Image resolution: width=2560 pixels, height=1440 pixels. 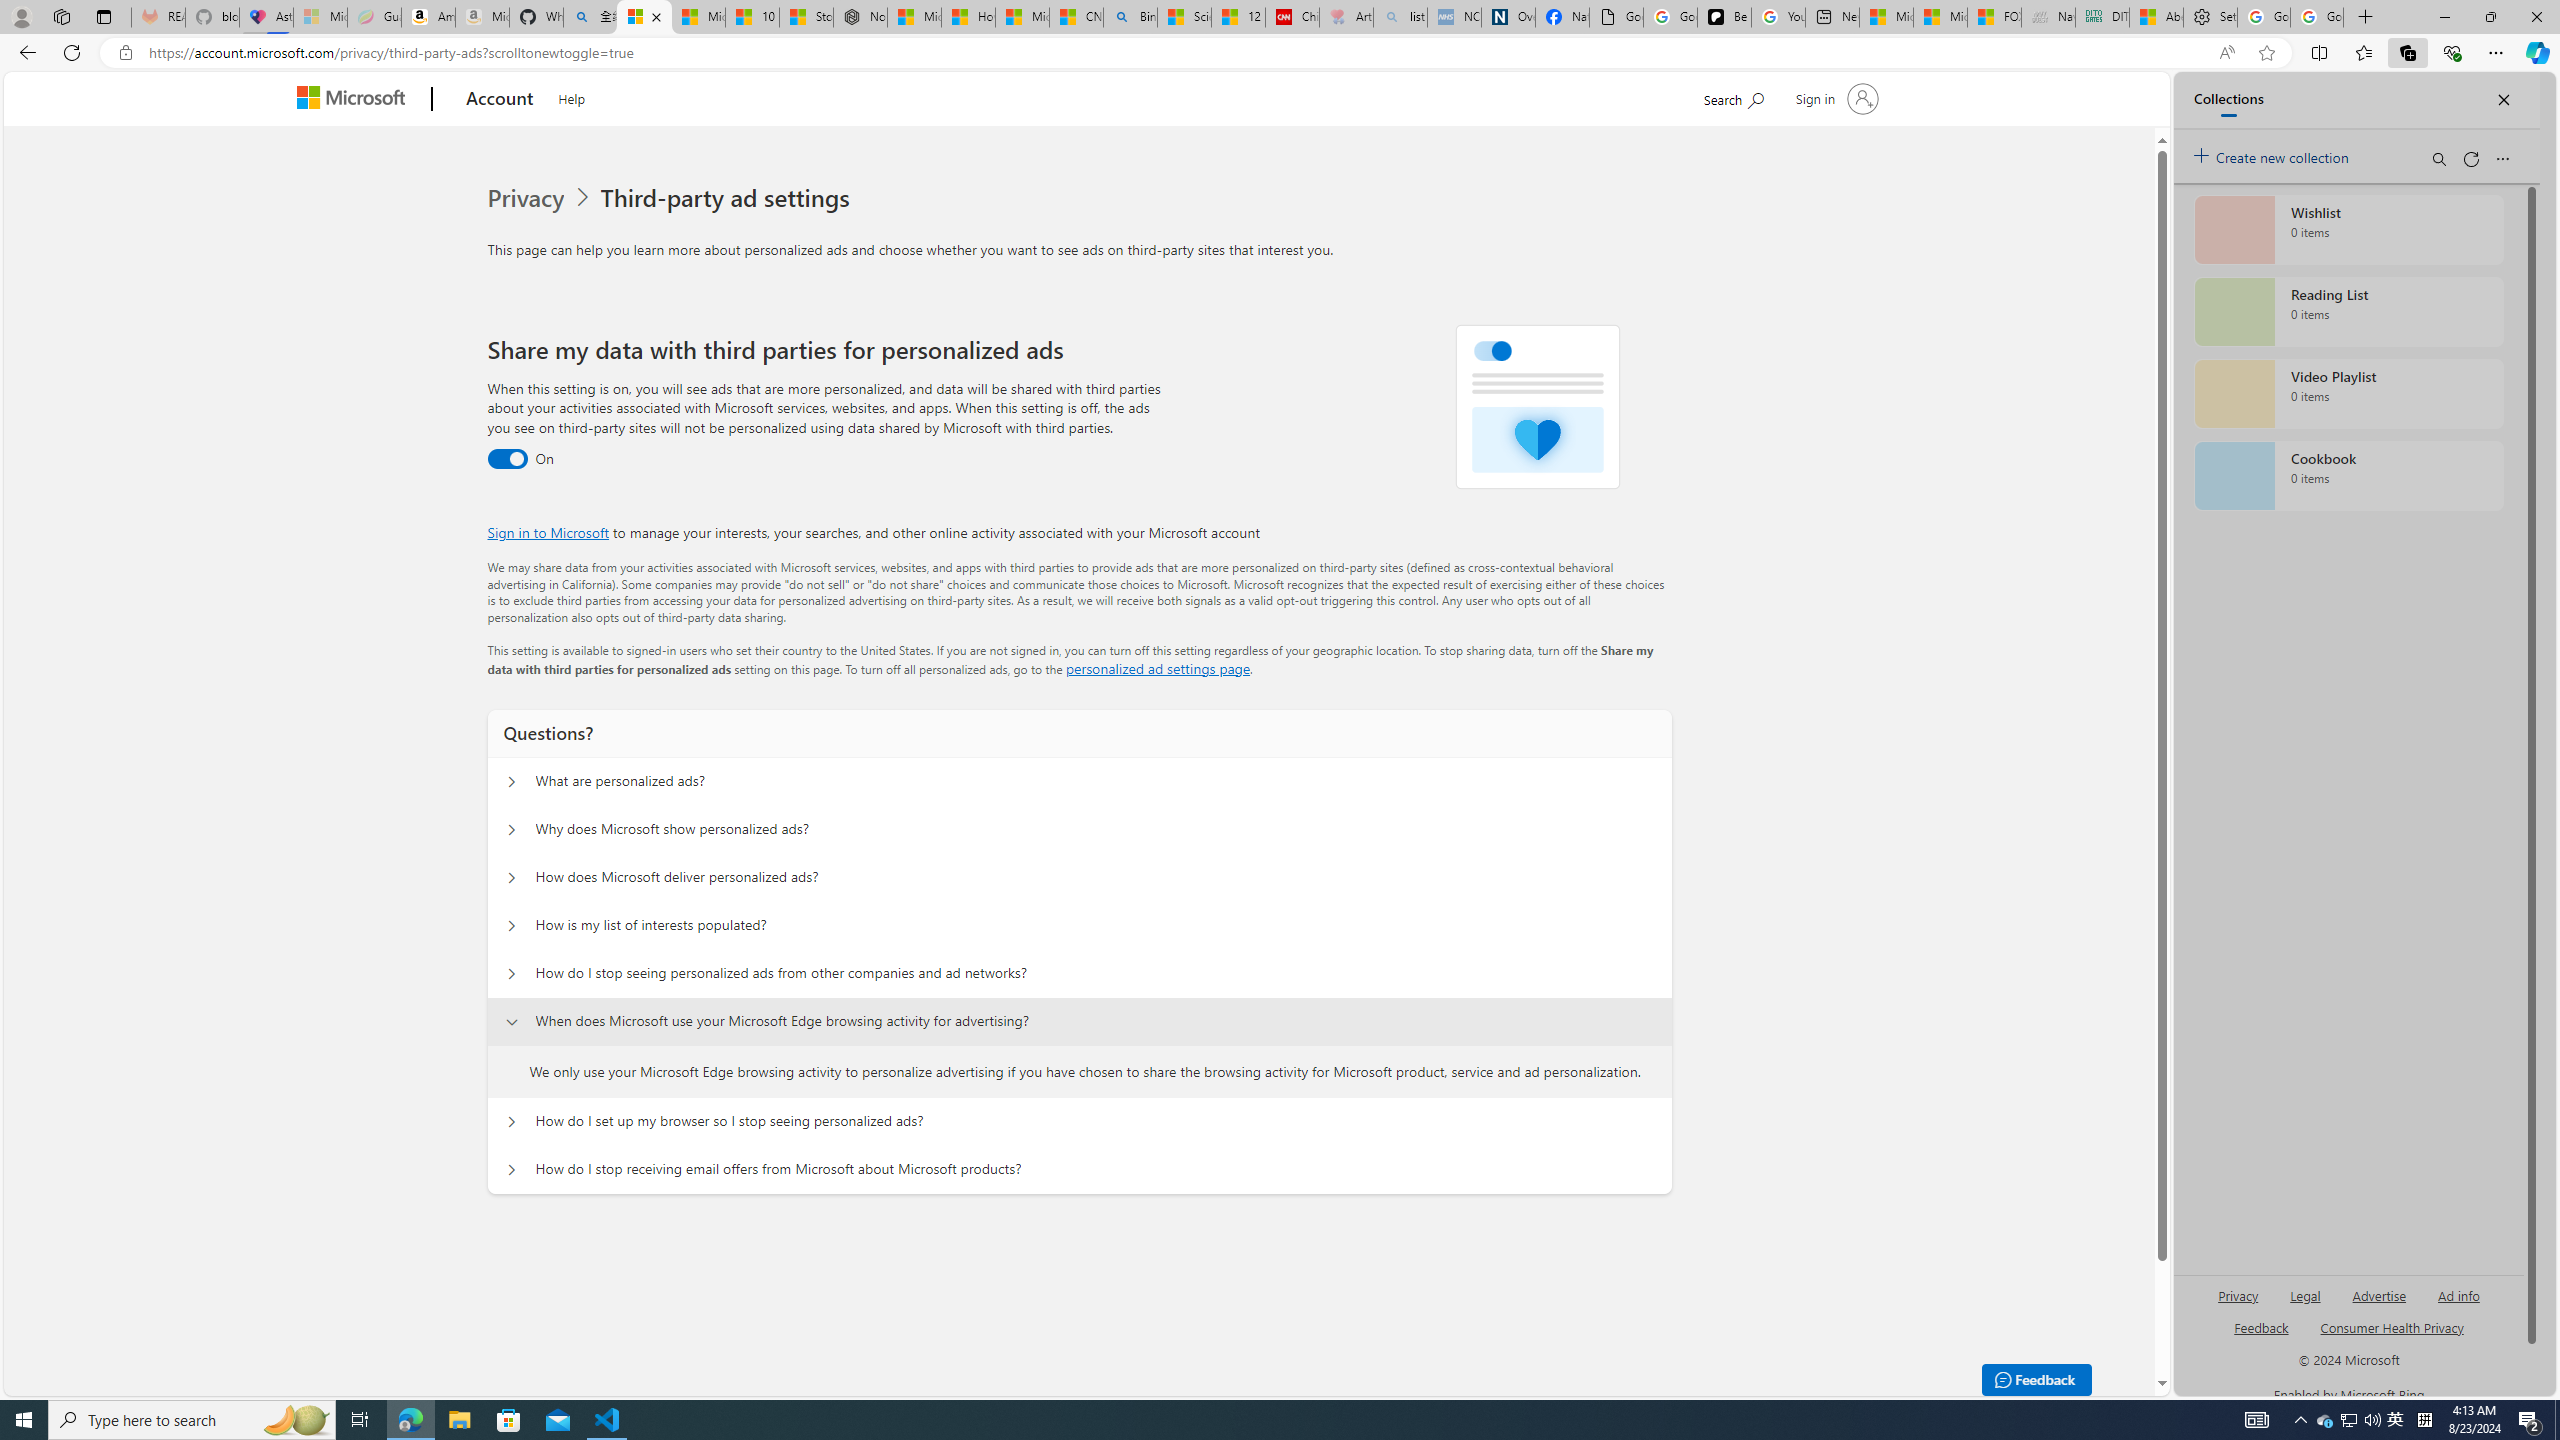 I want to click on 'Search Microsoft.com', so click(x=1733, y=96).